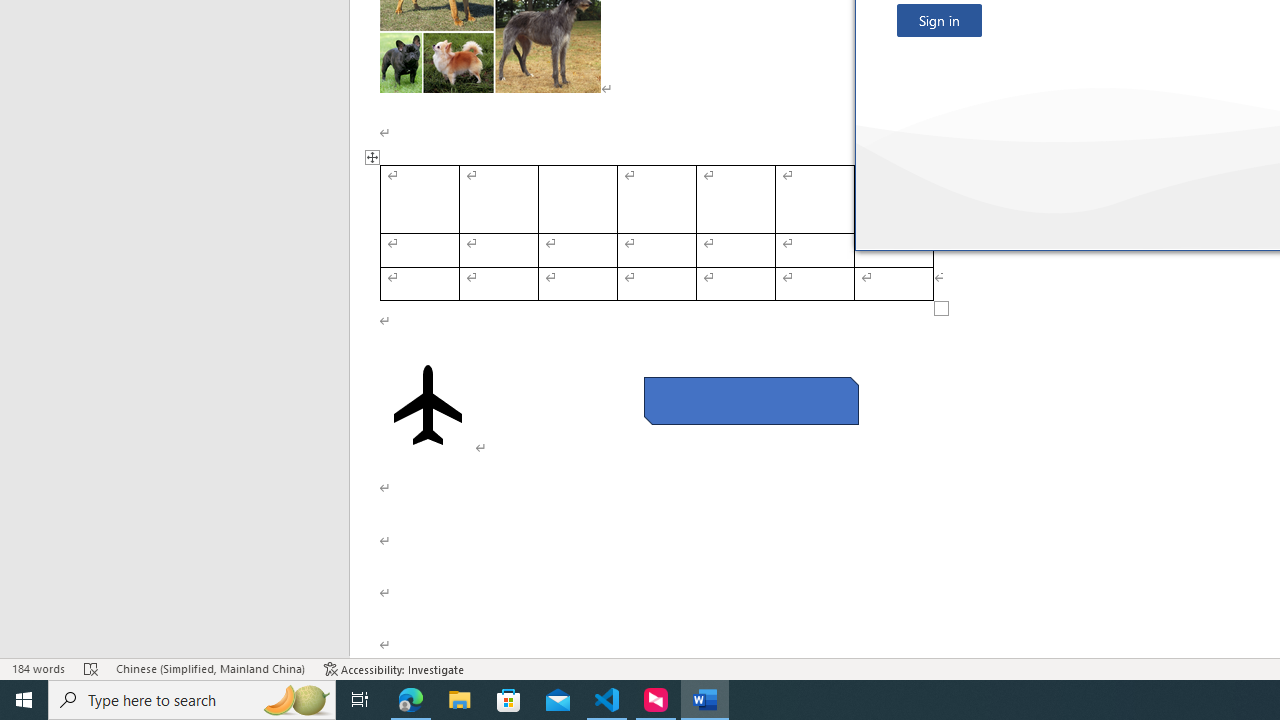 The image size is (1280, 720). I want to click on 'File Explorer', so click(459, 698).